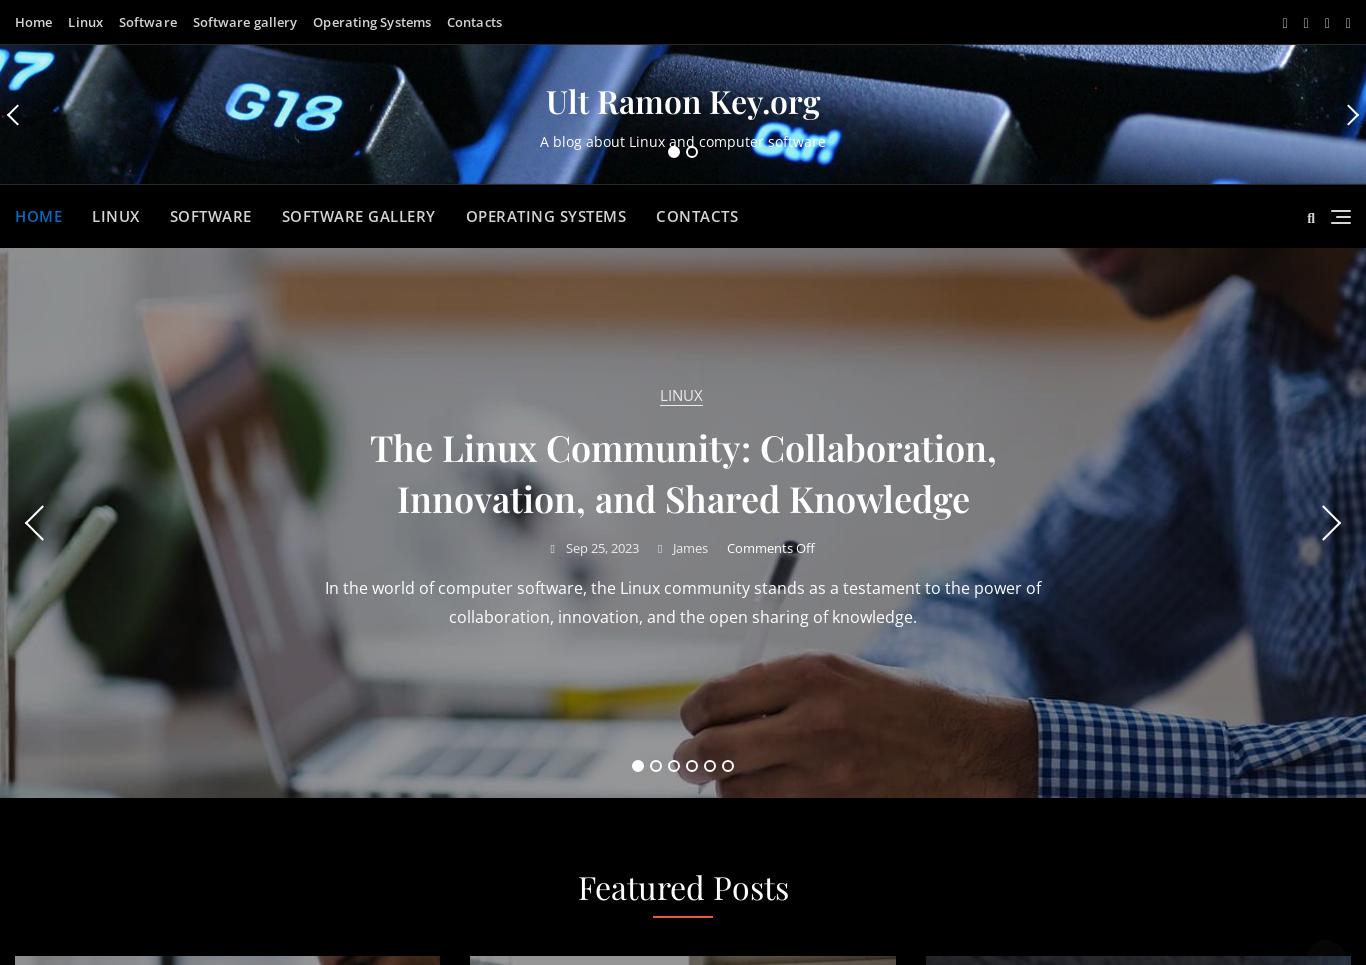 This screenshot has width=1366, height=965. What do you see at coordinates (681, 470) in the screenshot?
I see `'This blog is about Linux and computer software'` at bounding box center [681, 470].